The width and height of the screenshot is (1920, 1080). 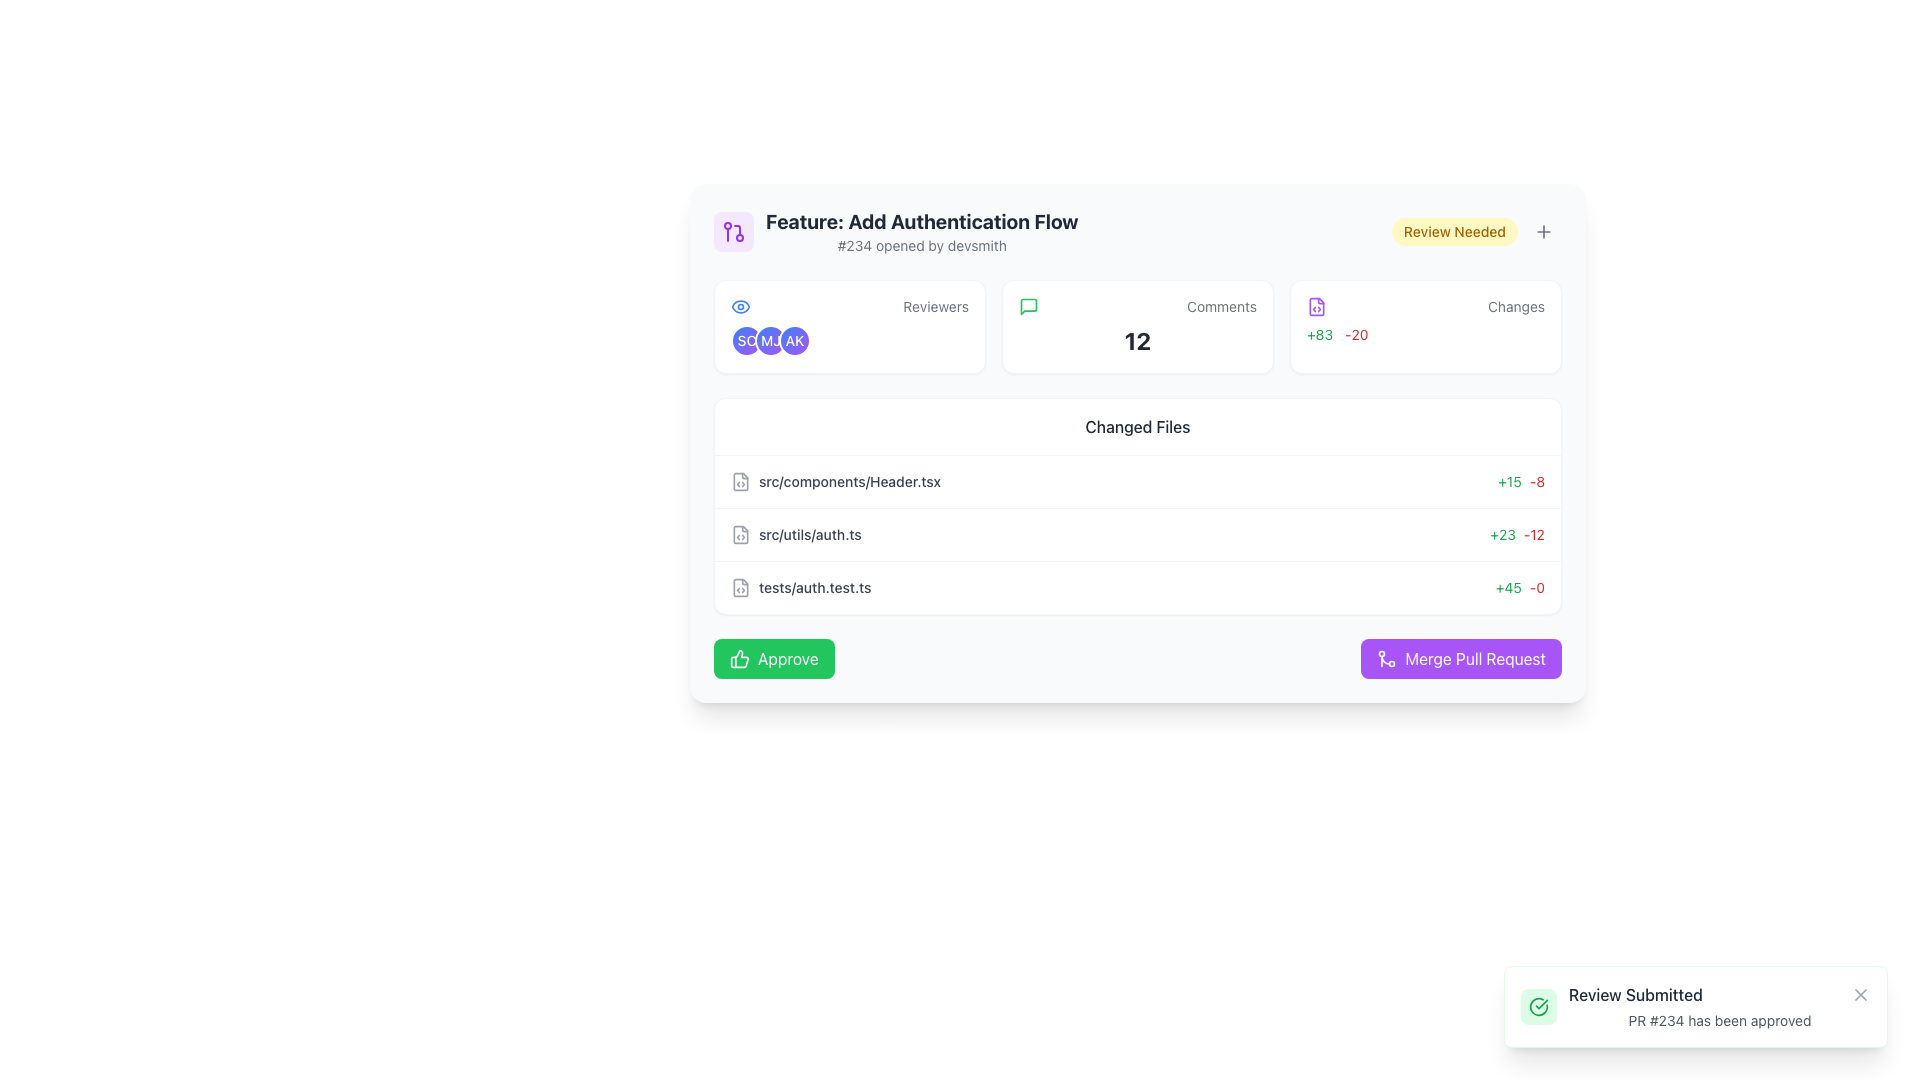 I want to click on the '+' symbol next to the pending review label in the 'Feature: Add Authentication Flow' section, so click(x=1476, y=230).